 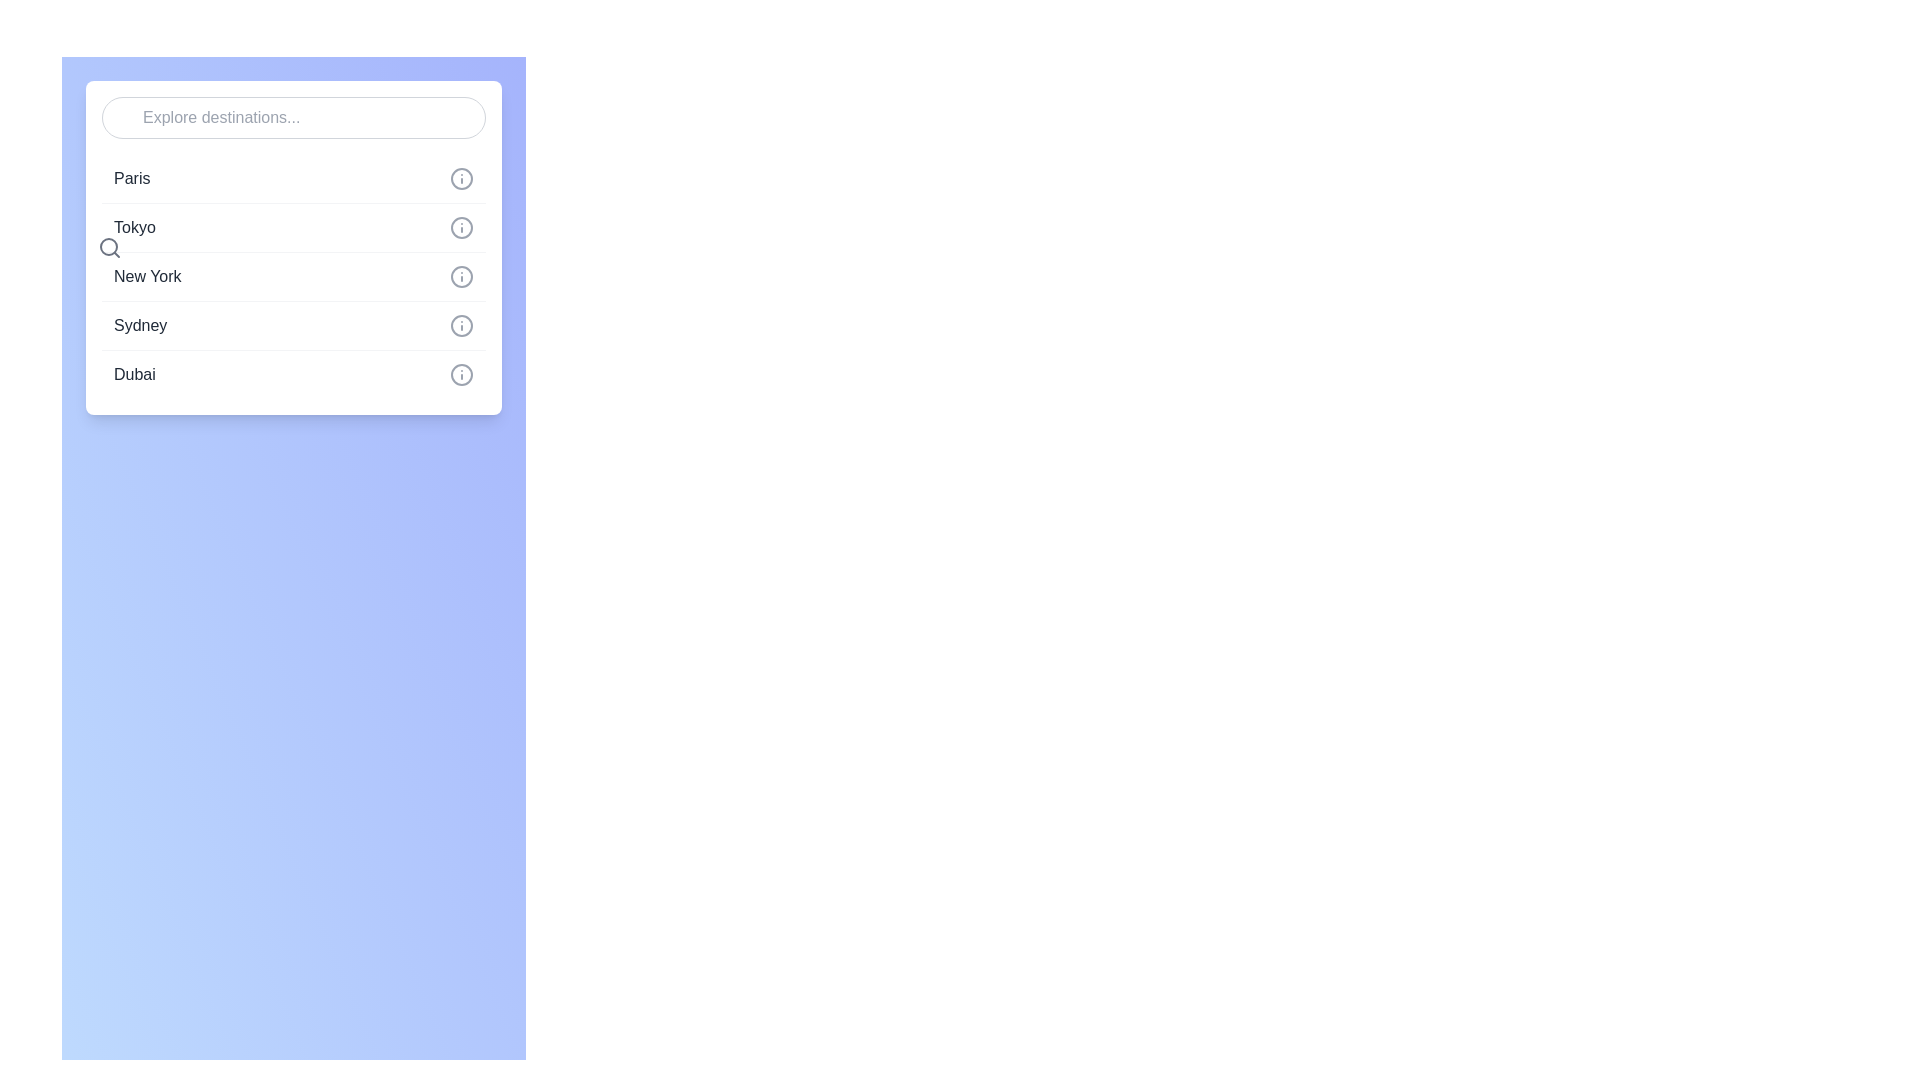 I want to click on the 'New York' label, so click(x=146, y=277).